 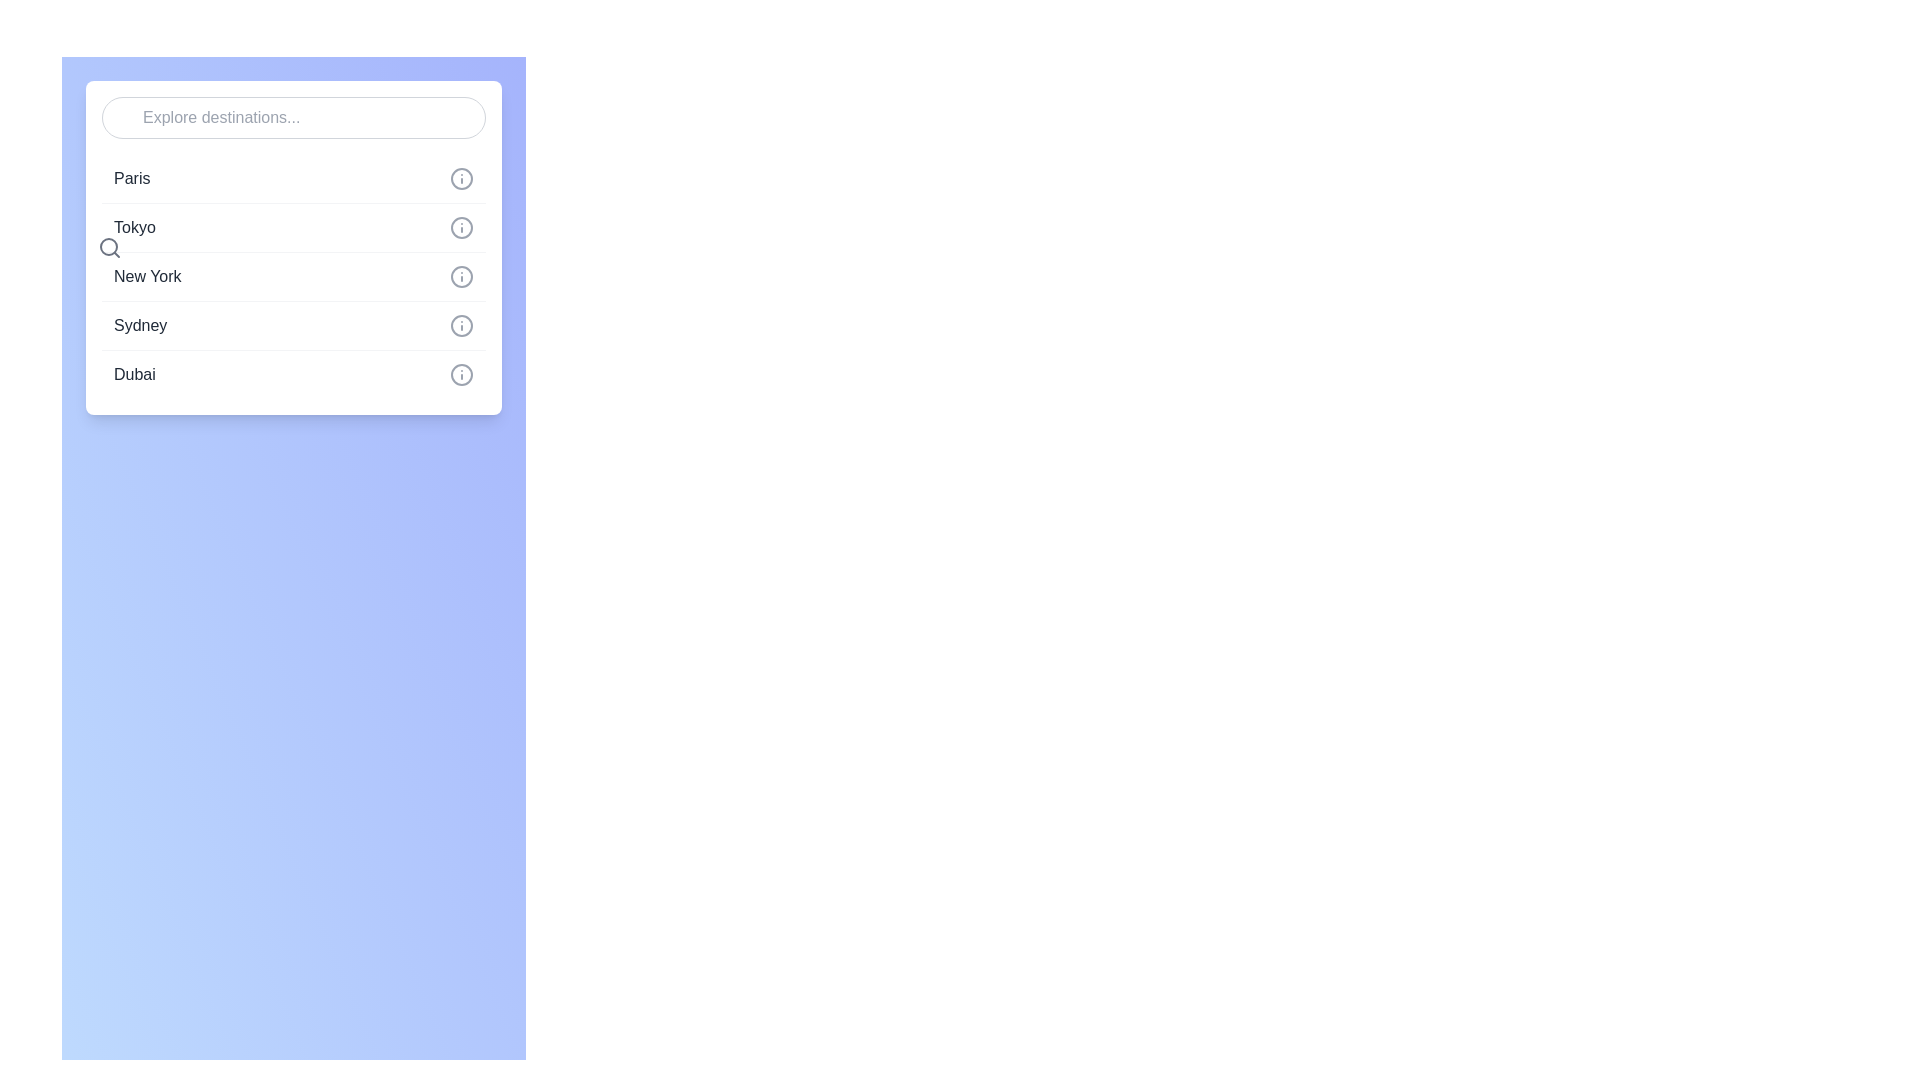 I want to click on the 'New York' label, so click(x=146, y=277).